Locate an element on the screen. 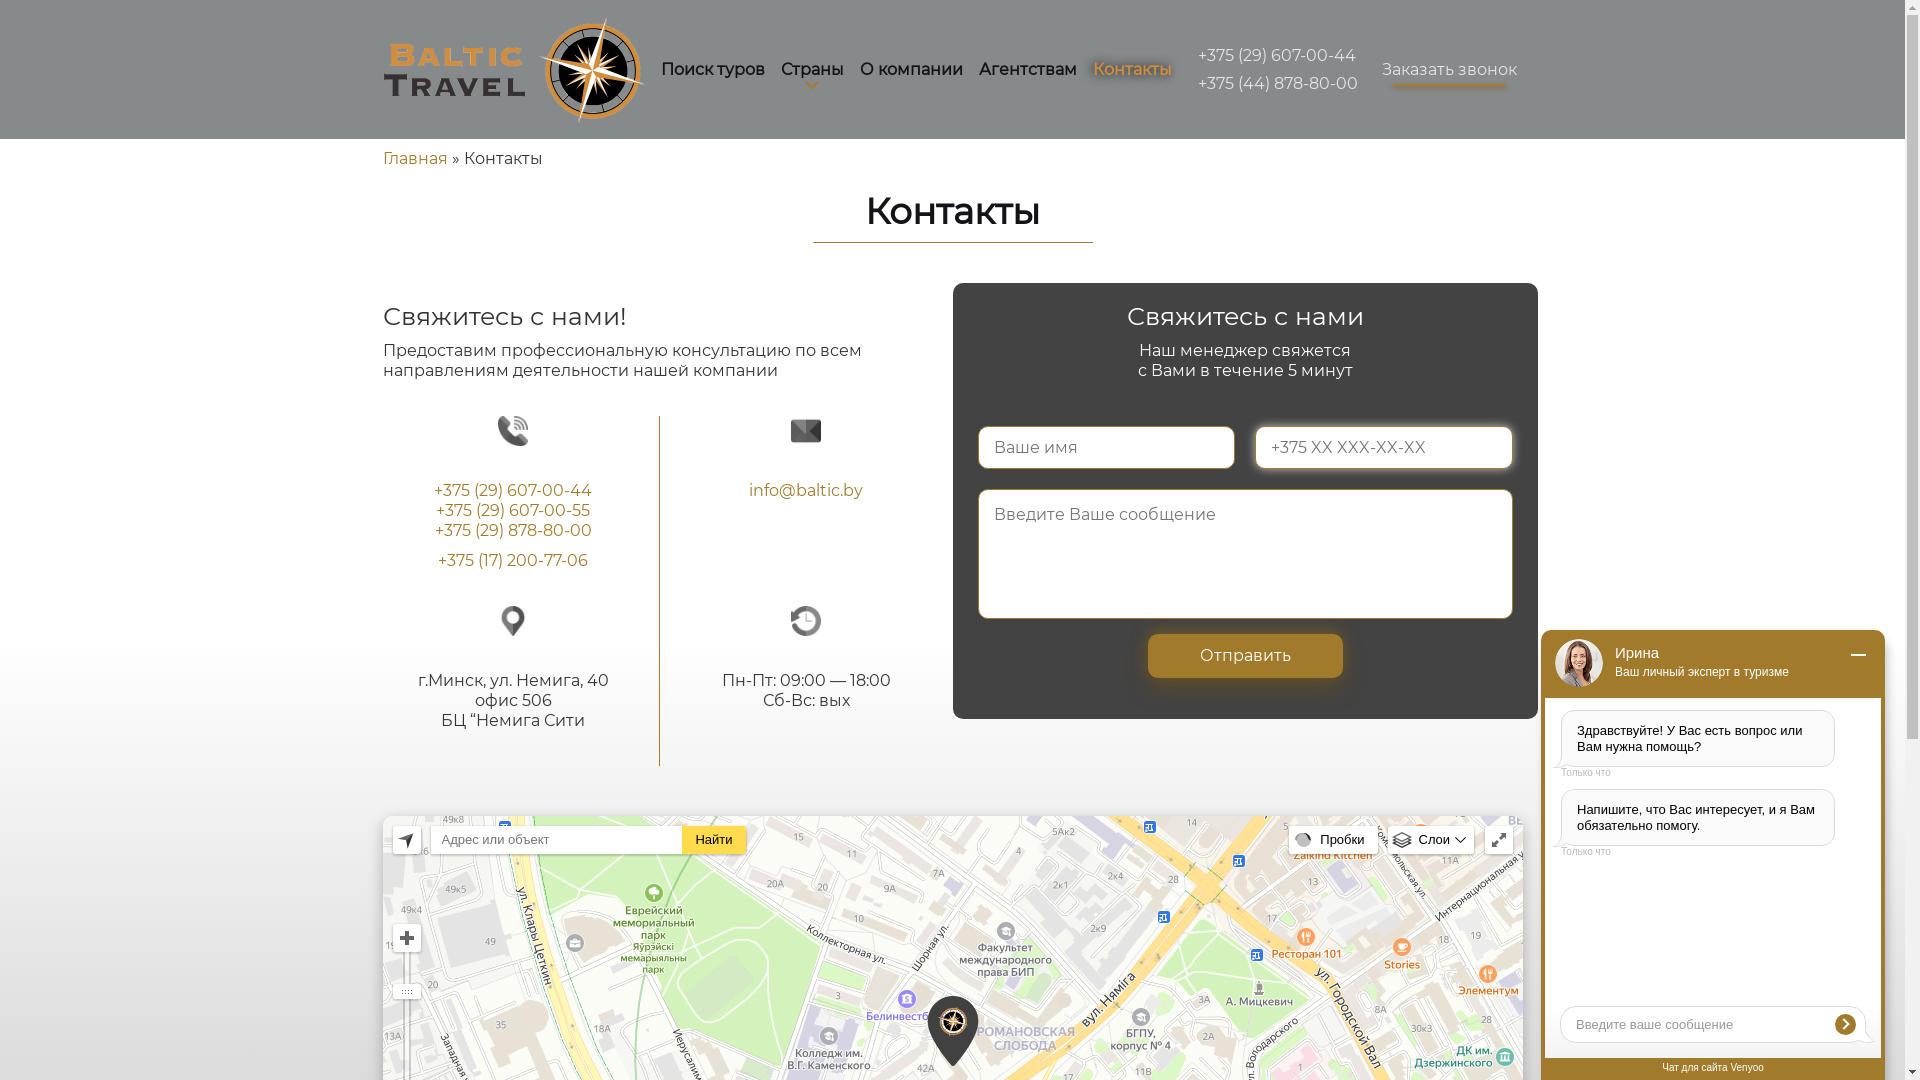 This screenshot has height=1080, width=1920. '+375 (17) 200-77-06' is located at coordinates (513, 559).